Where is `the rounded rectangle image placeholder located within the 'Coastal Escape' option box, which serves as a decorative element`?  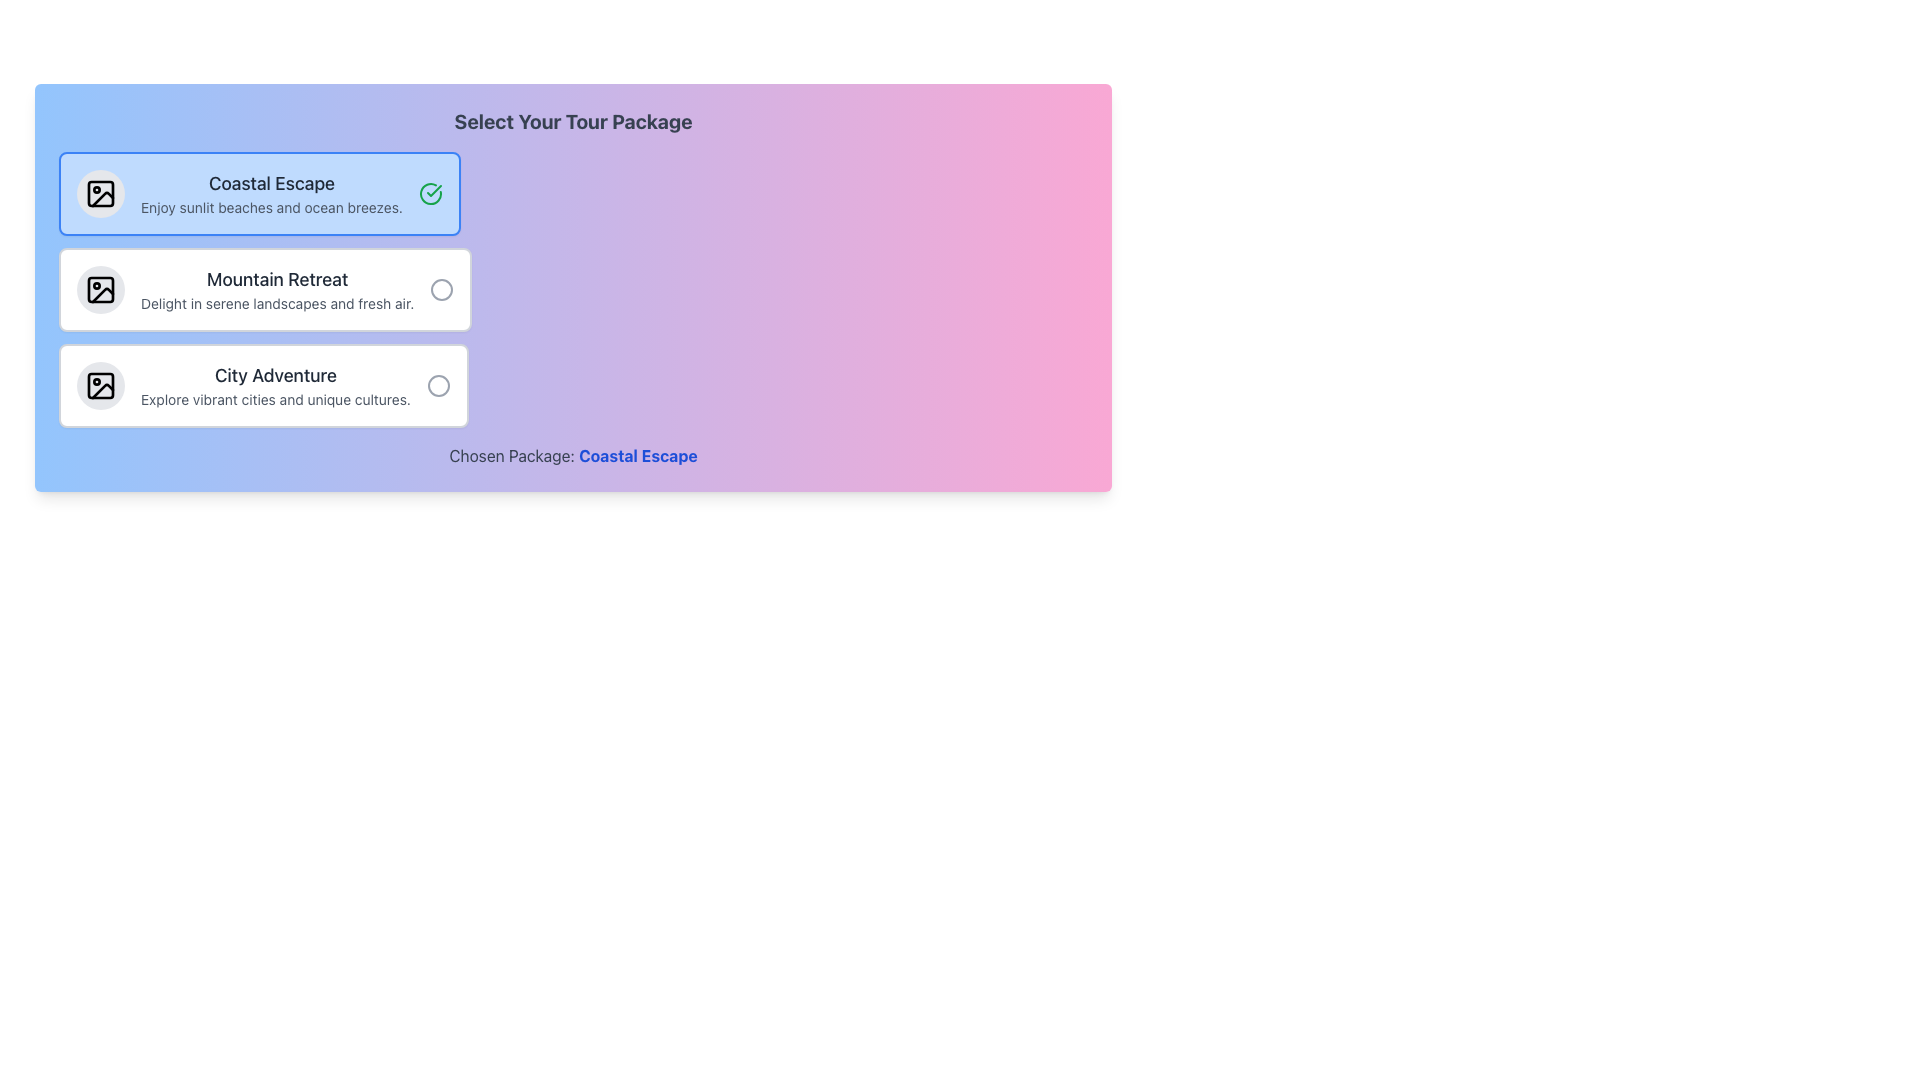
the rounded rectangle image placeholder located within the 'Coastal Escape' option box, which serves as a decorative element is located at coordinates (99, 193).